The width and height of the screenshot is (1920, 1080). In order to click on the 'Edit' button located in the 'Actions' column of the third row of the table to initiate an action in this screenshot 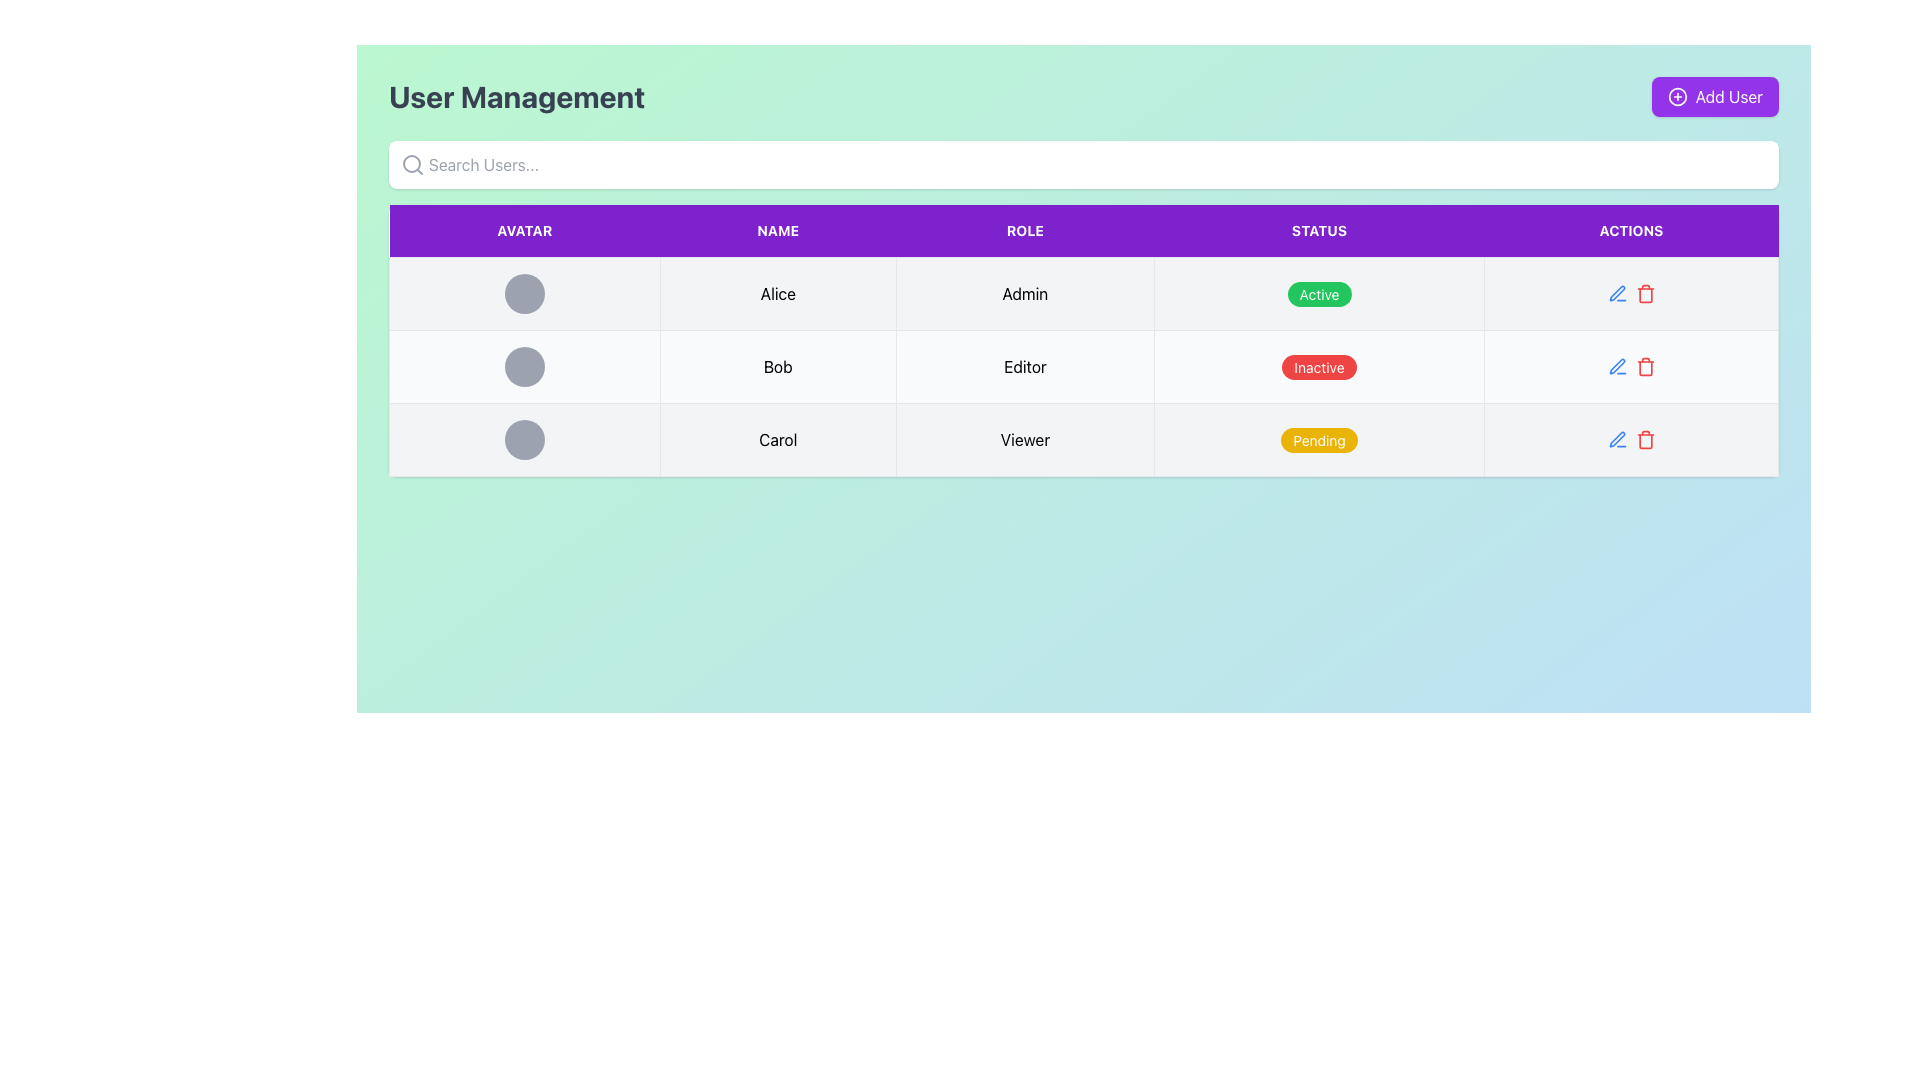, I will do `click(1617, 438)`.